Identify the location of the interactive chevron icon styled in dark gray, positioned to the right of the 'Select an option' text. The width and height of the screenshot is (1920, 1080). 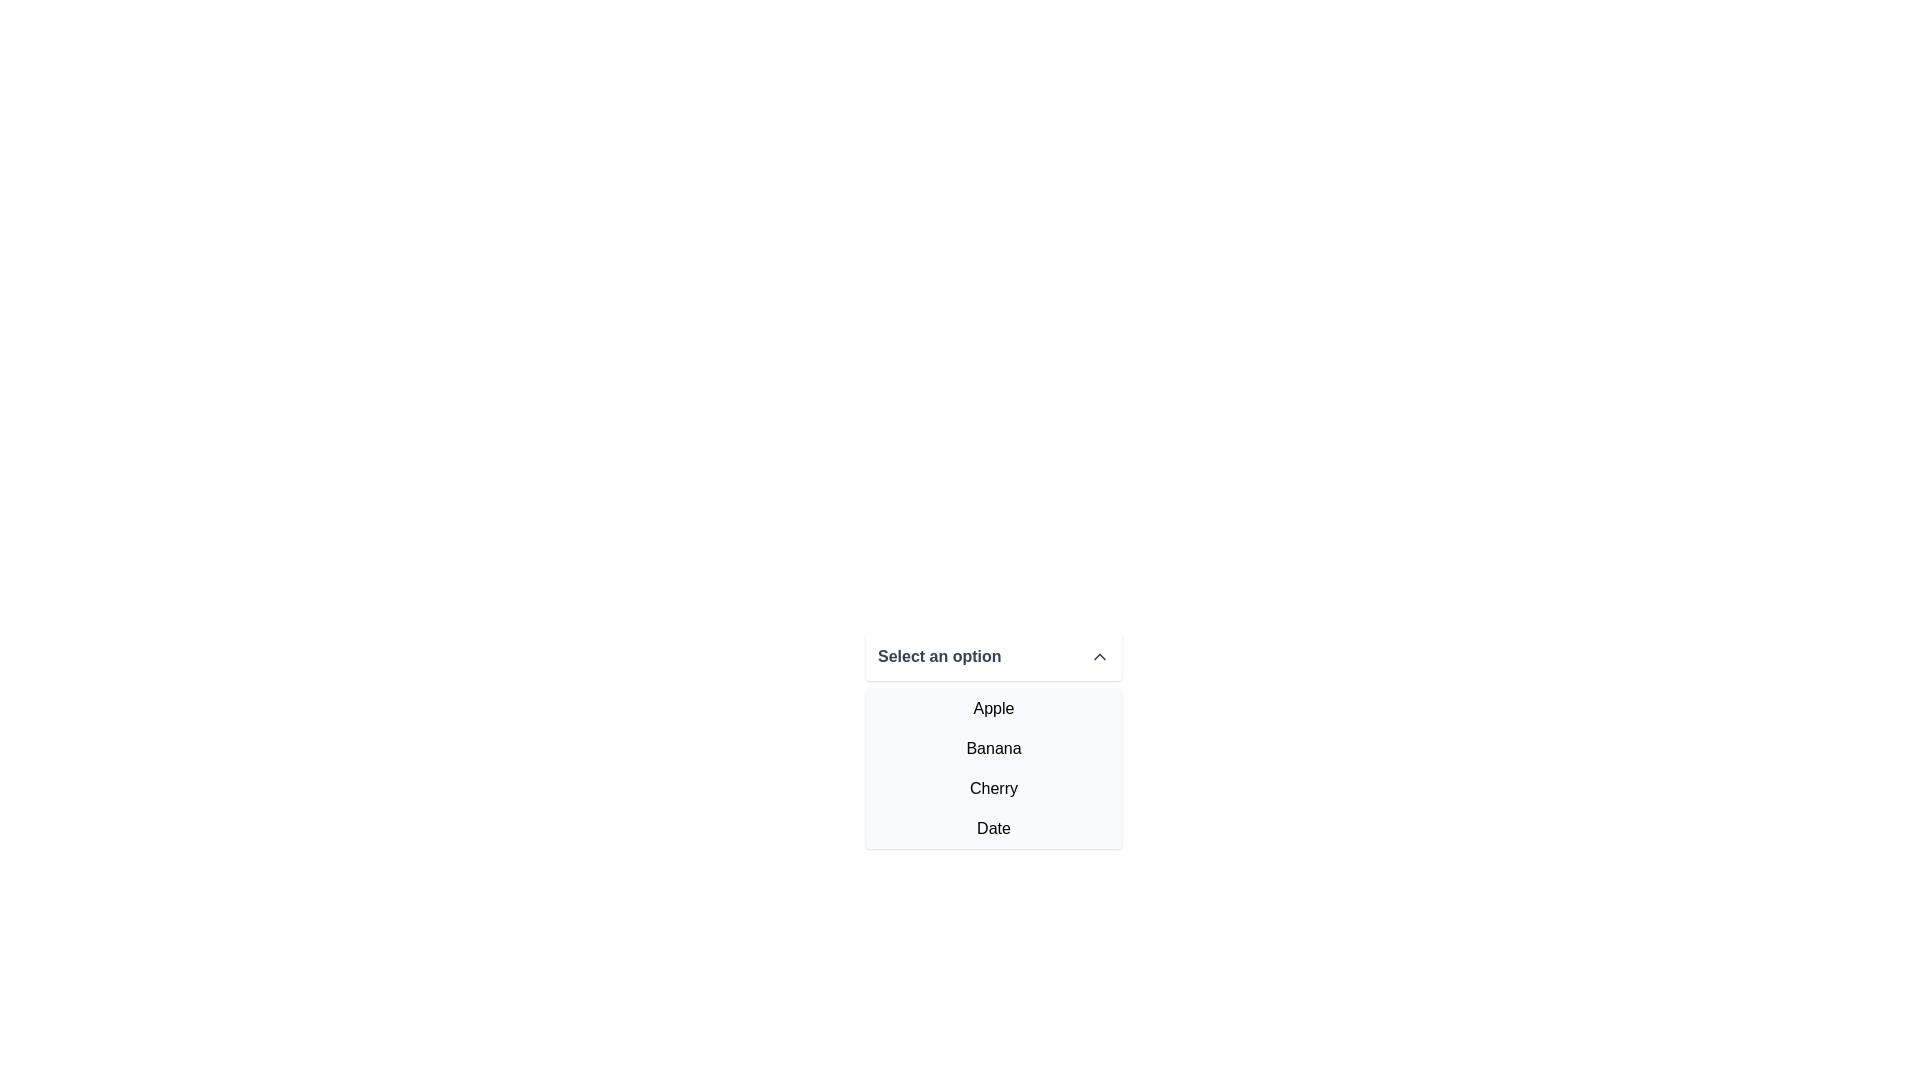
(1098, 656).